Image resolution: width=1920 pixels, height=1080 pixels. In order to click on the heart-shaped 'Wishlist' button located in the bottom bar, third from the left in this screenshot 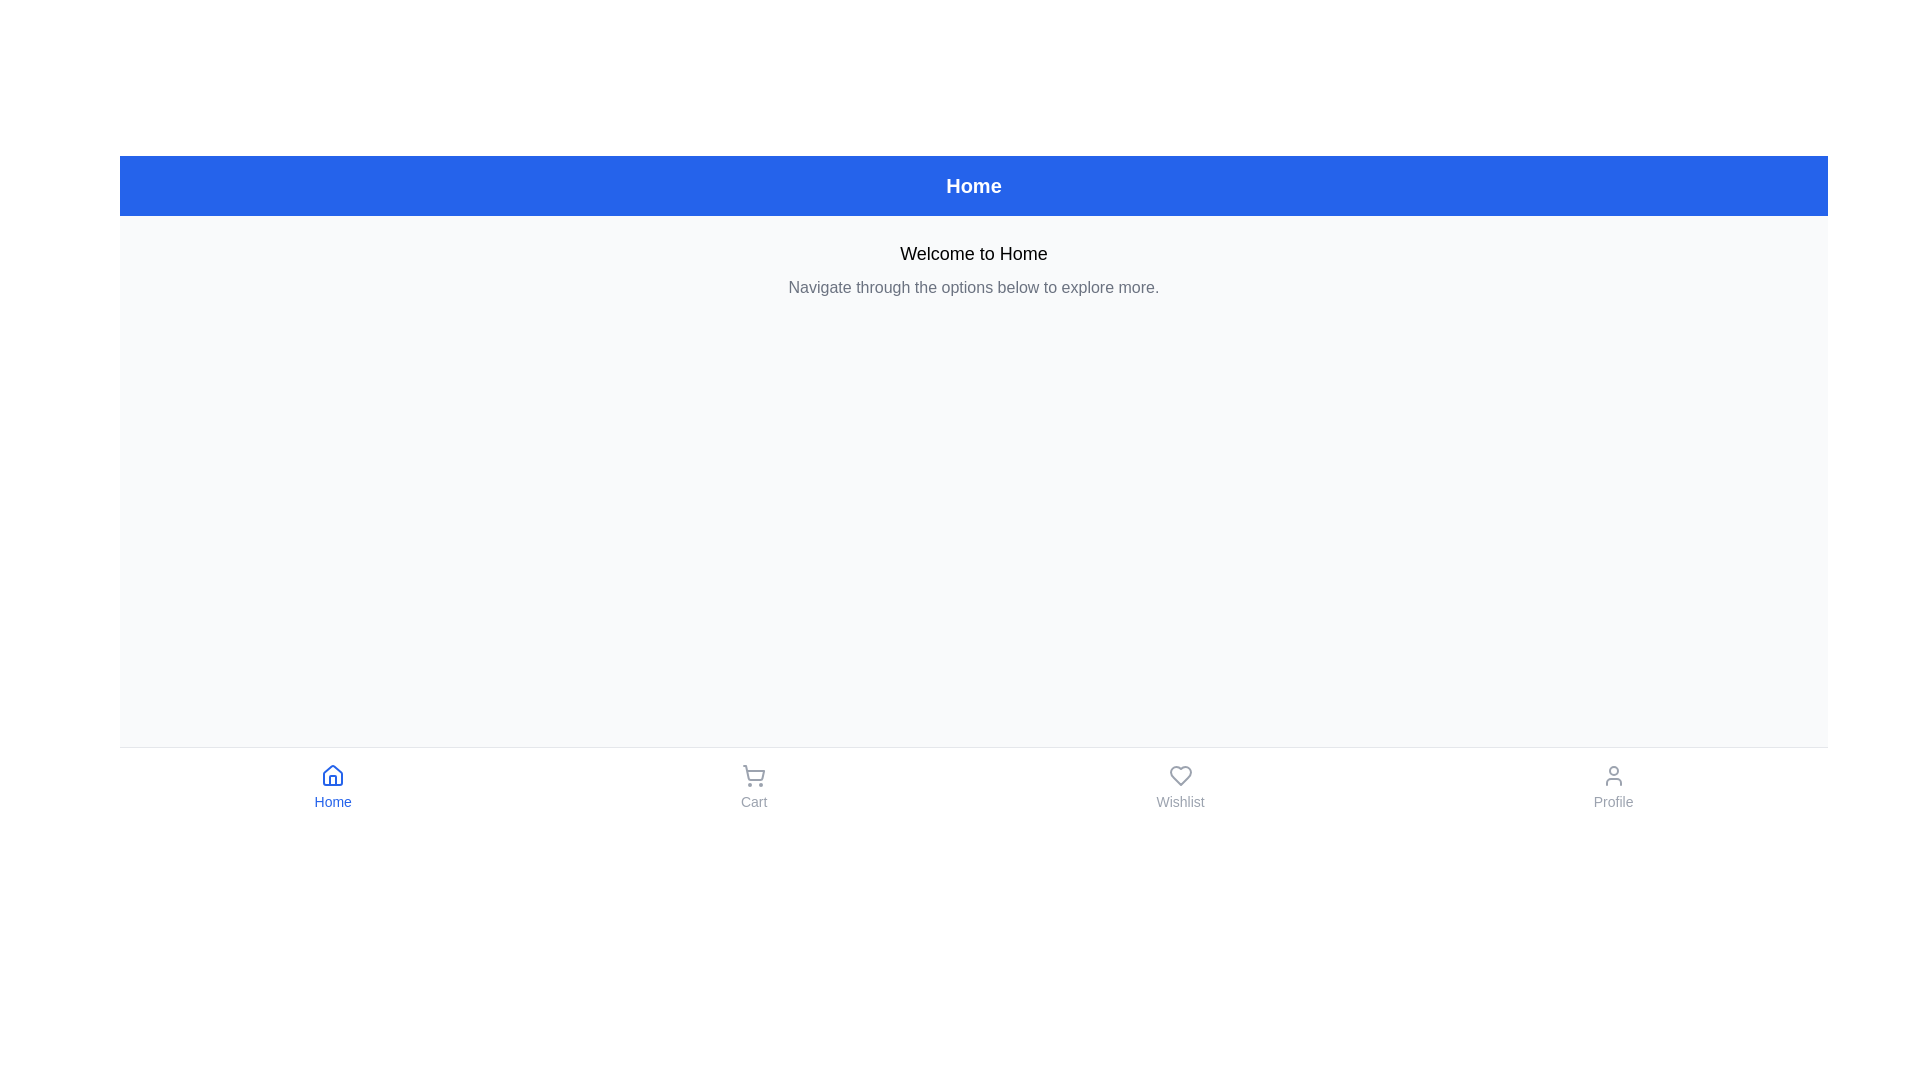, I will do `click(1180, 786)`.